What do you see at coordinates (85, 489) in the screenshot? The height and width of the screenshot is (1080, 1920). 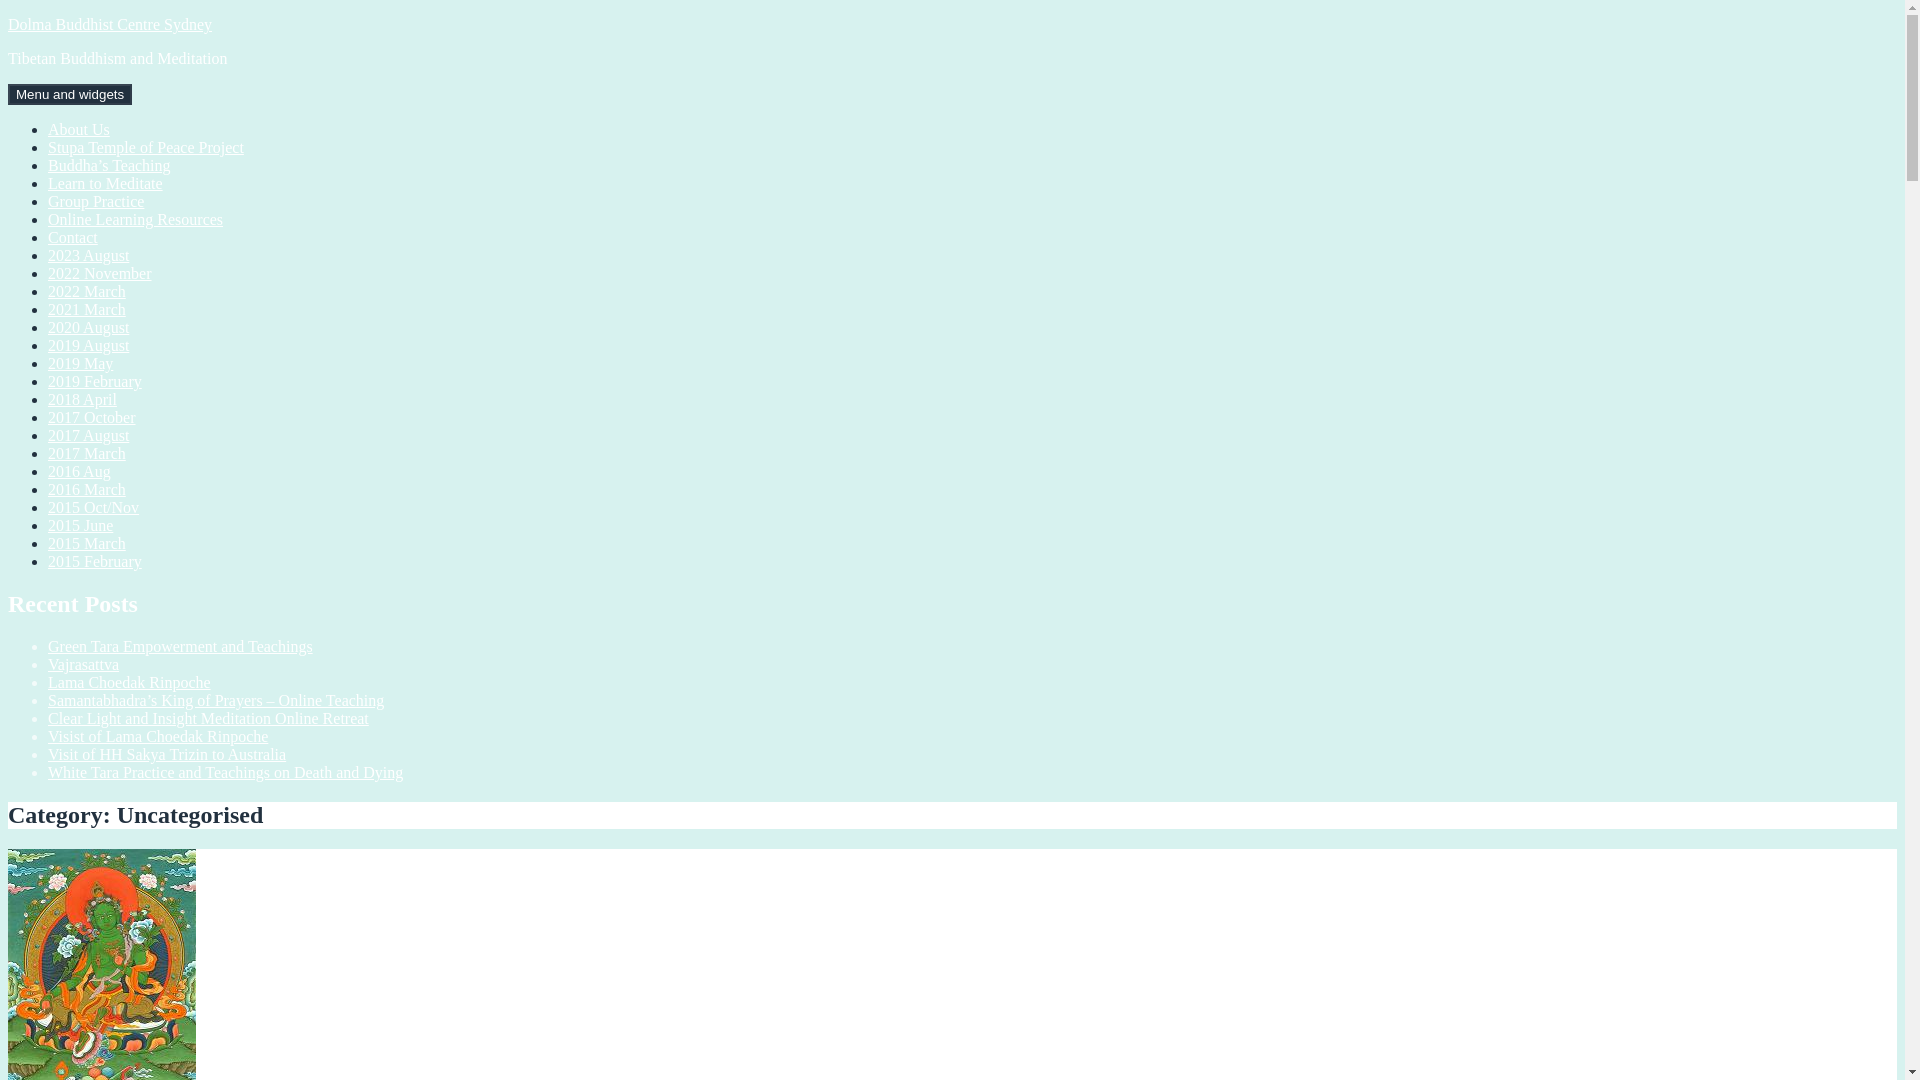 I see `'2016 March'` at bounding box center [85, 489].